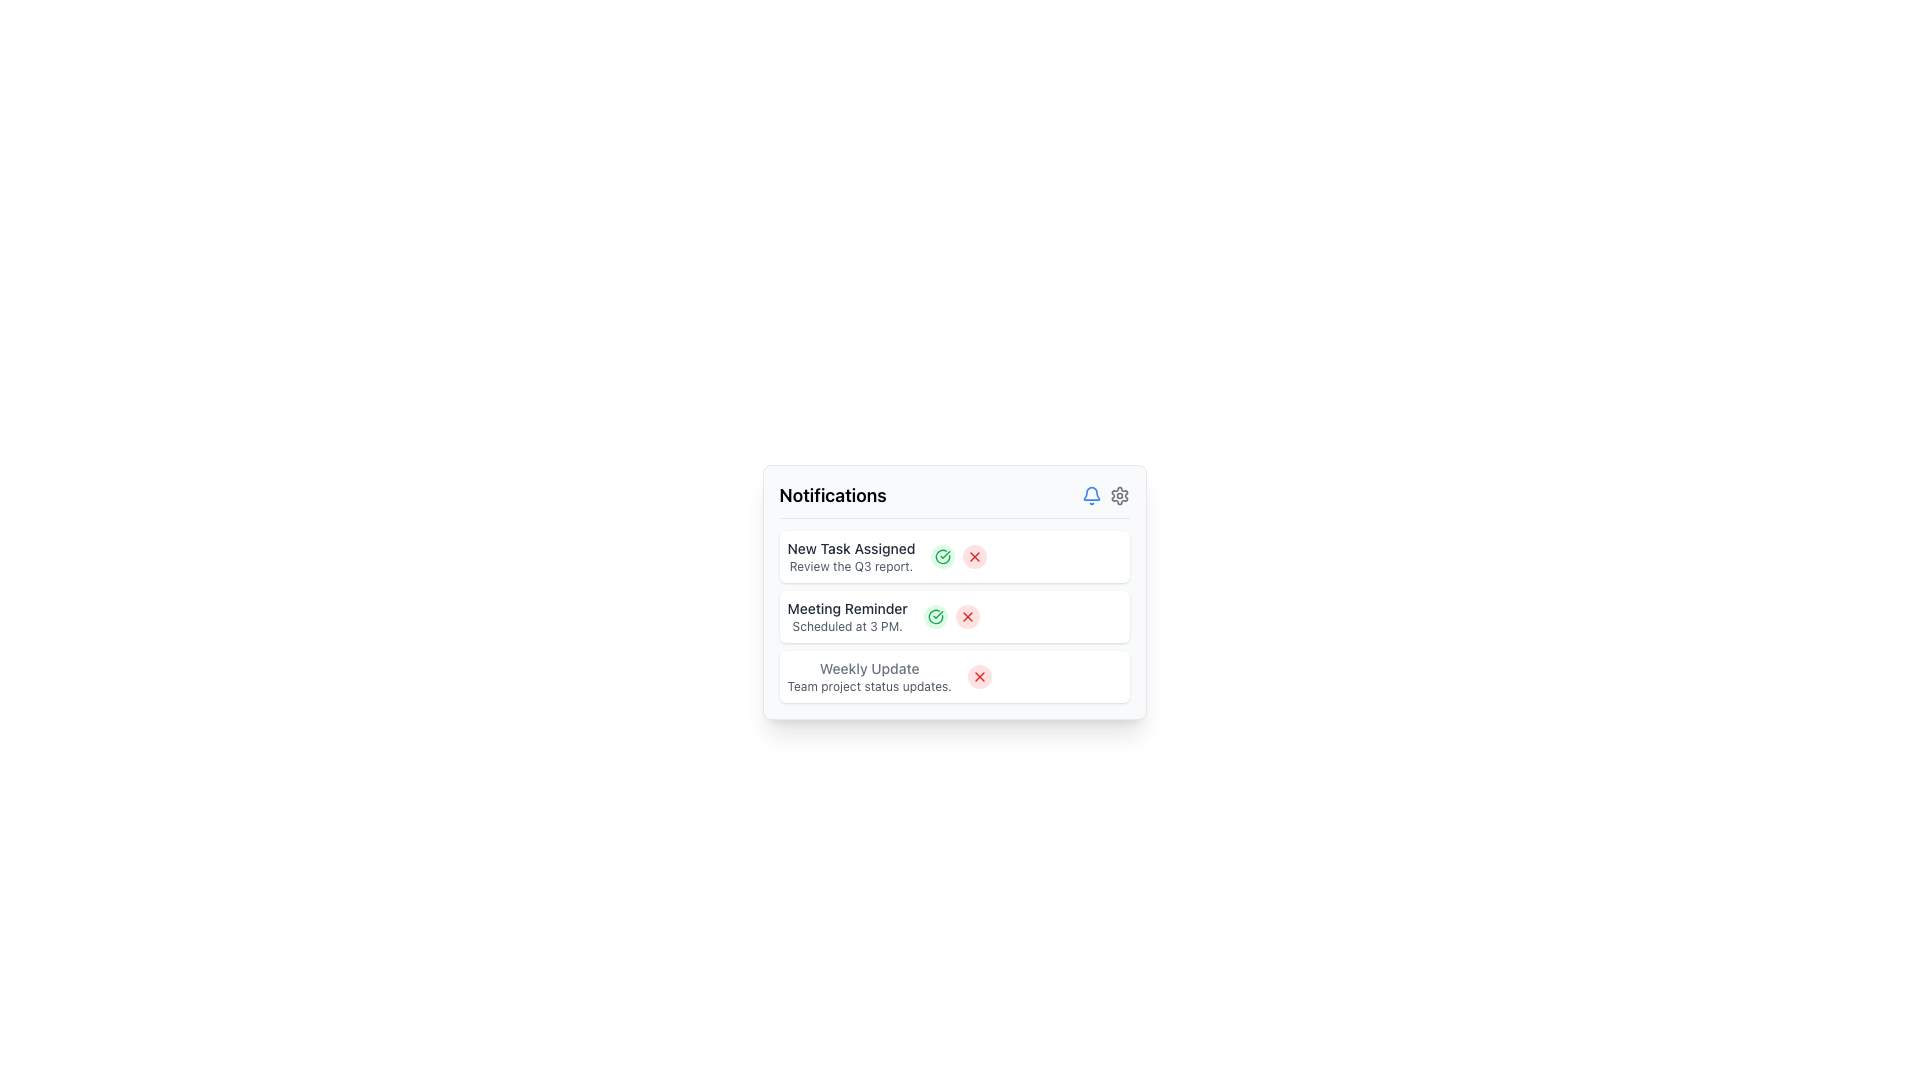  Describe the element at coordinates (847, 616) in the screenshot. I see `text from the notification about the scheduled meeting, which is the second item in the vertical list of notifications` at that location.